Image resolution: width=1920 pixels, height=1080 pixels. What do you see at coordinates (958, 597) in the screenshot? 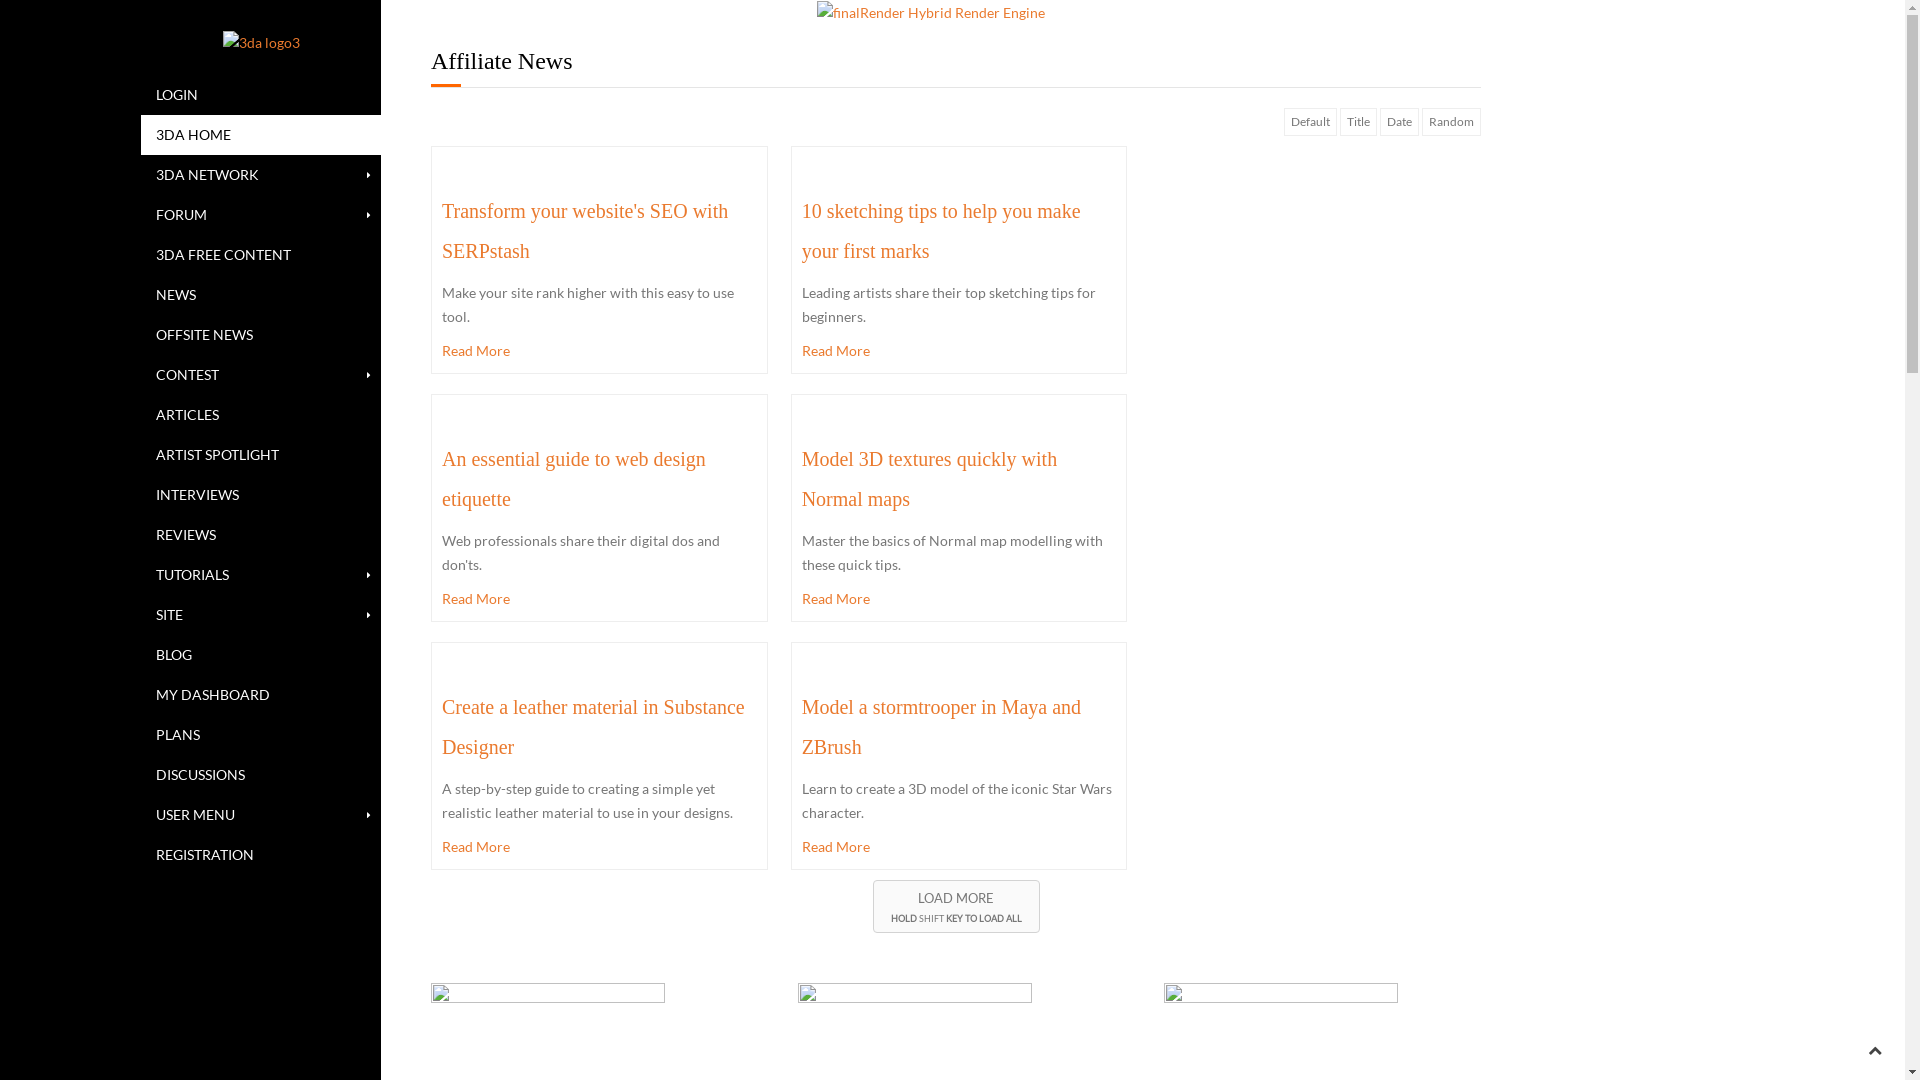
I see `'Read More'` at bounding box center [958, 597].